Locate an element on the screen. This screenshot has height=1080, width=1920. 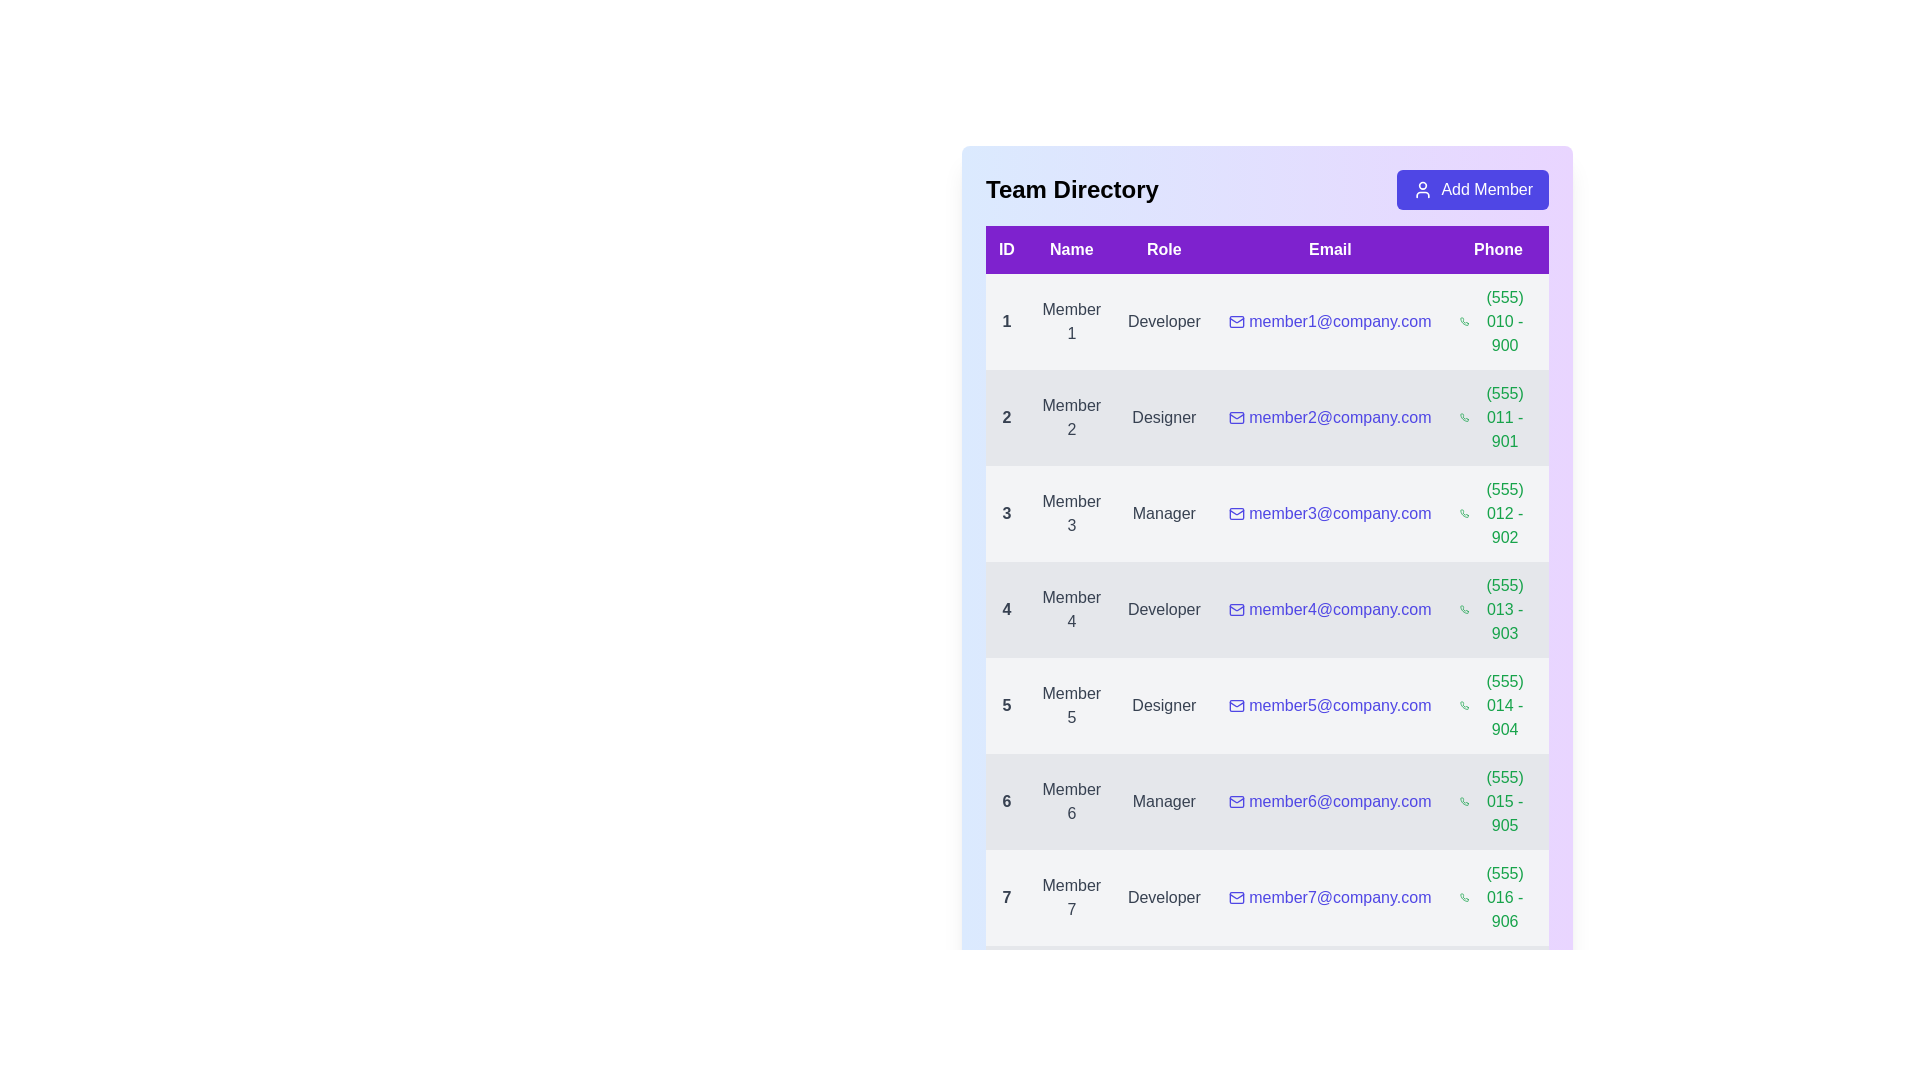
the phone number (555) 010 - 900 to initiate a call is located at coordinates (1498, 320).